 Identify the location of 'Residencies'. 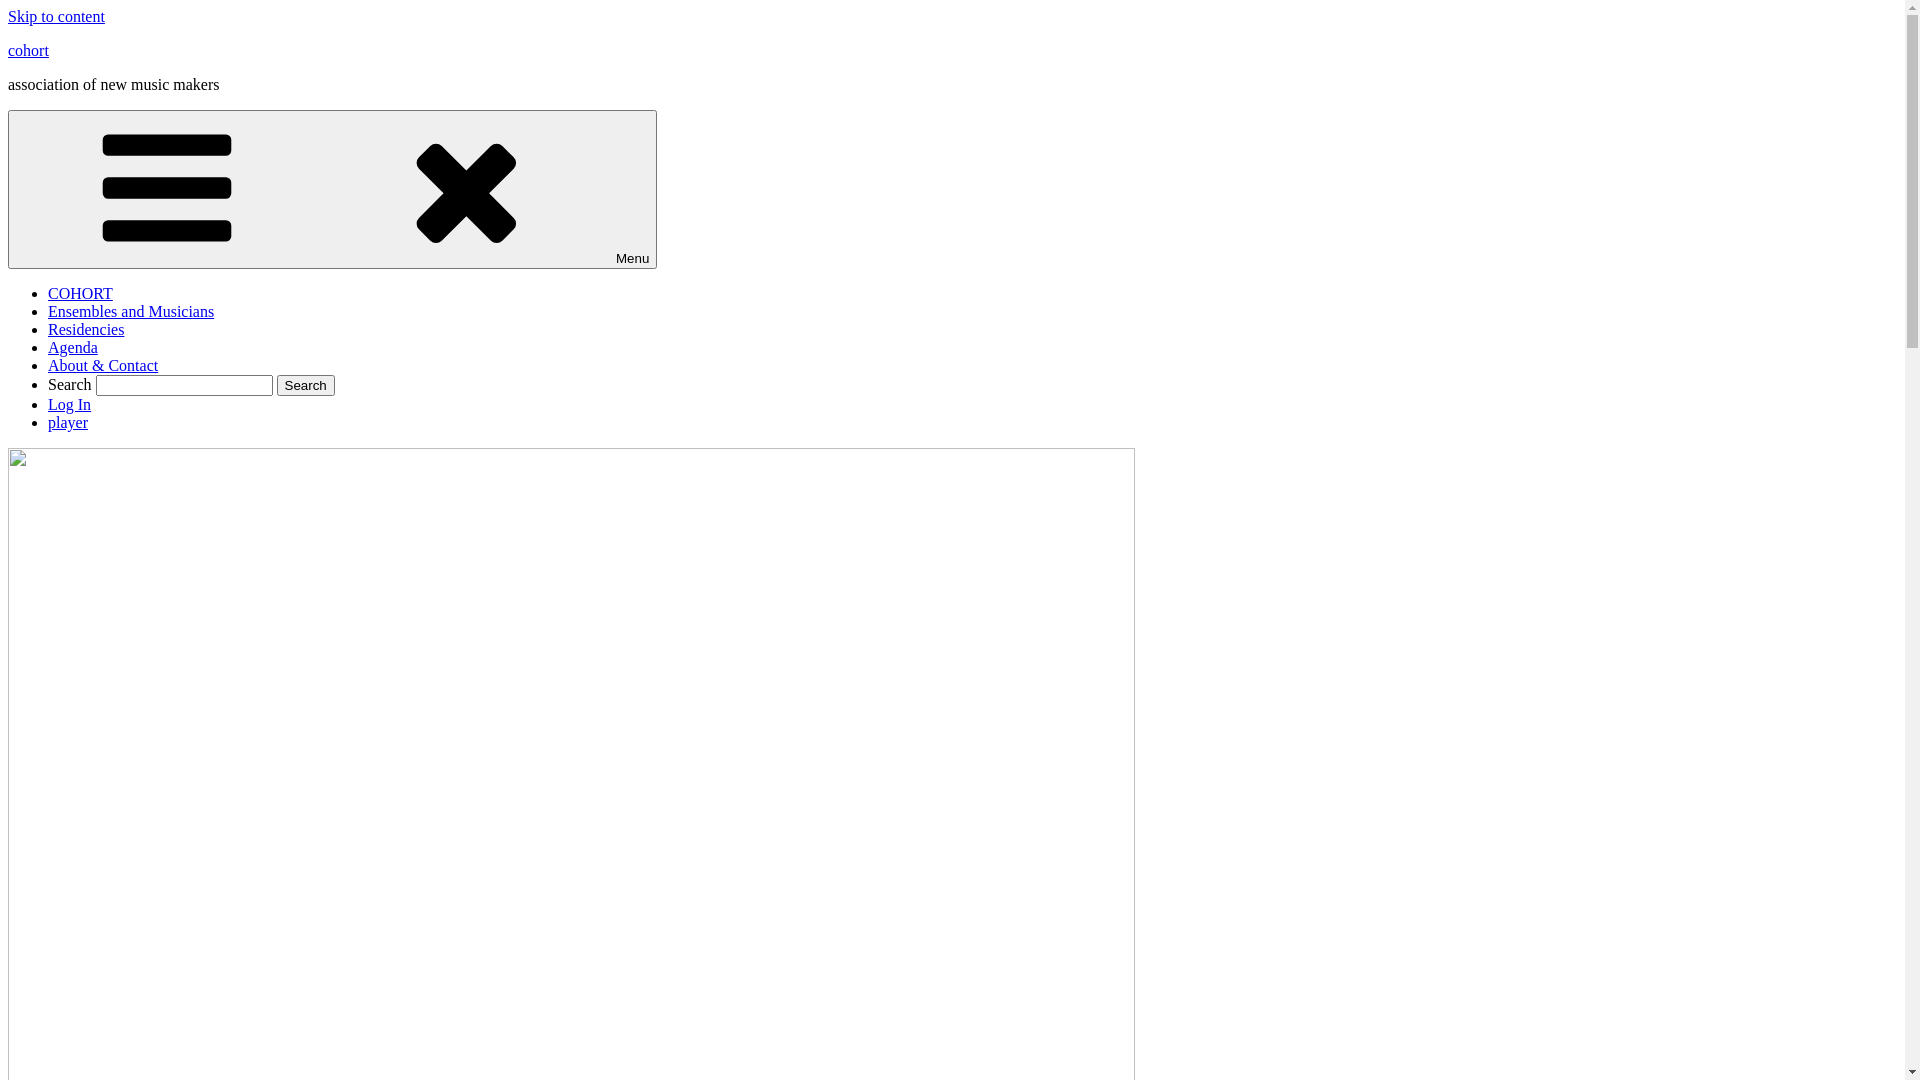
(85, 328).